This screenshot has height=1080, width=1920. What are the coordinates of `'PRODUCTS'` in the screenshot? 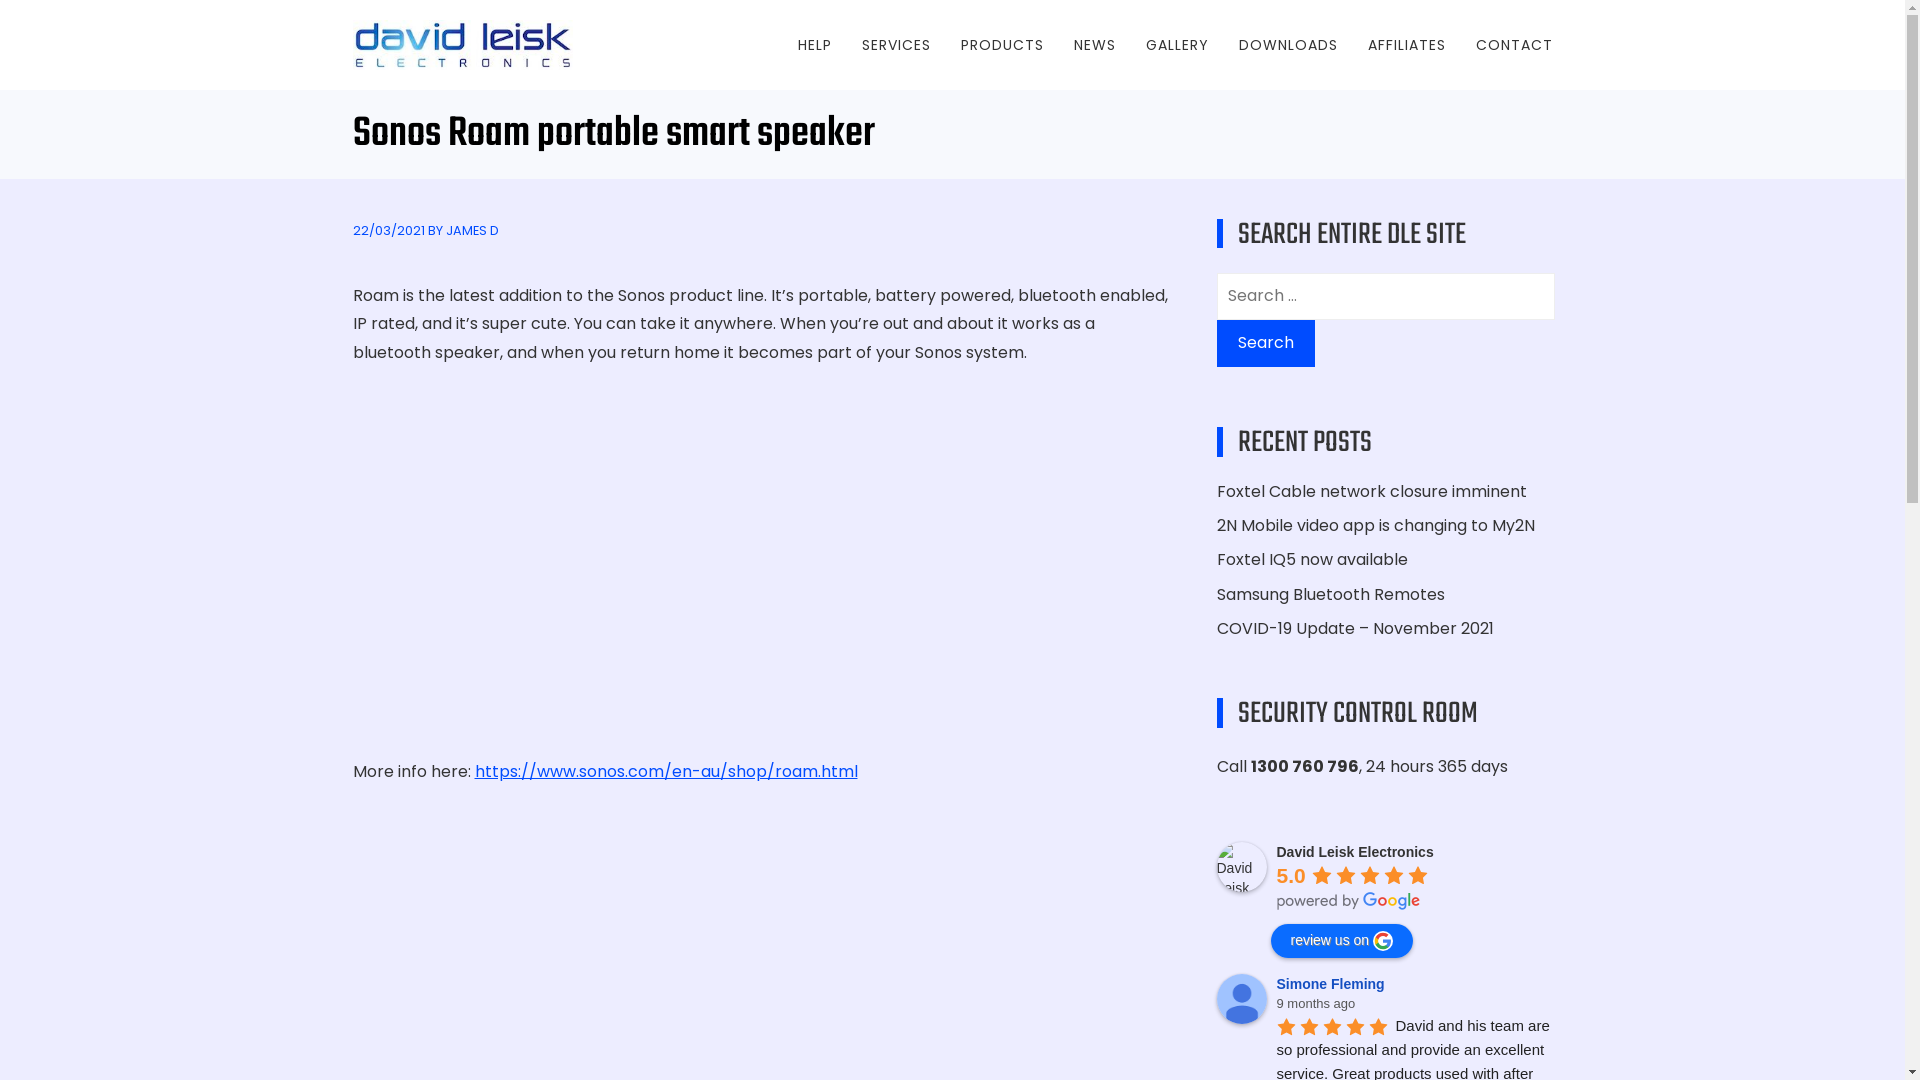 It's located at (960, 45).